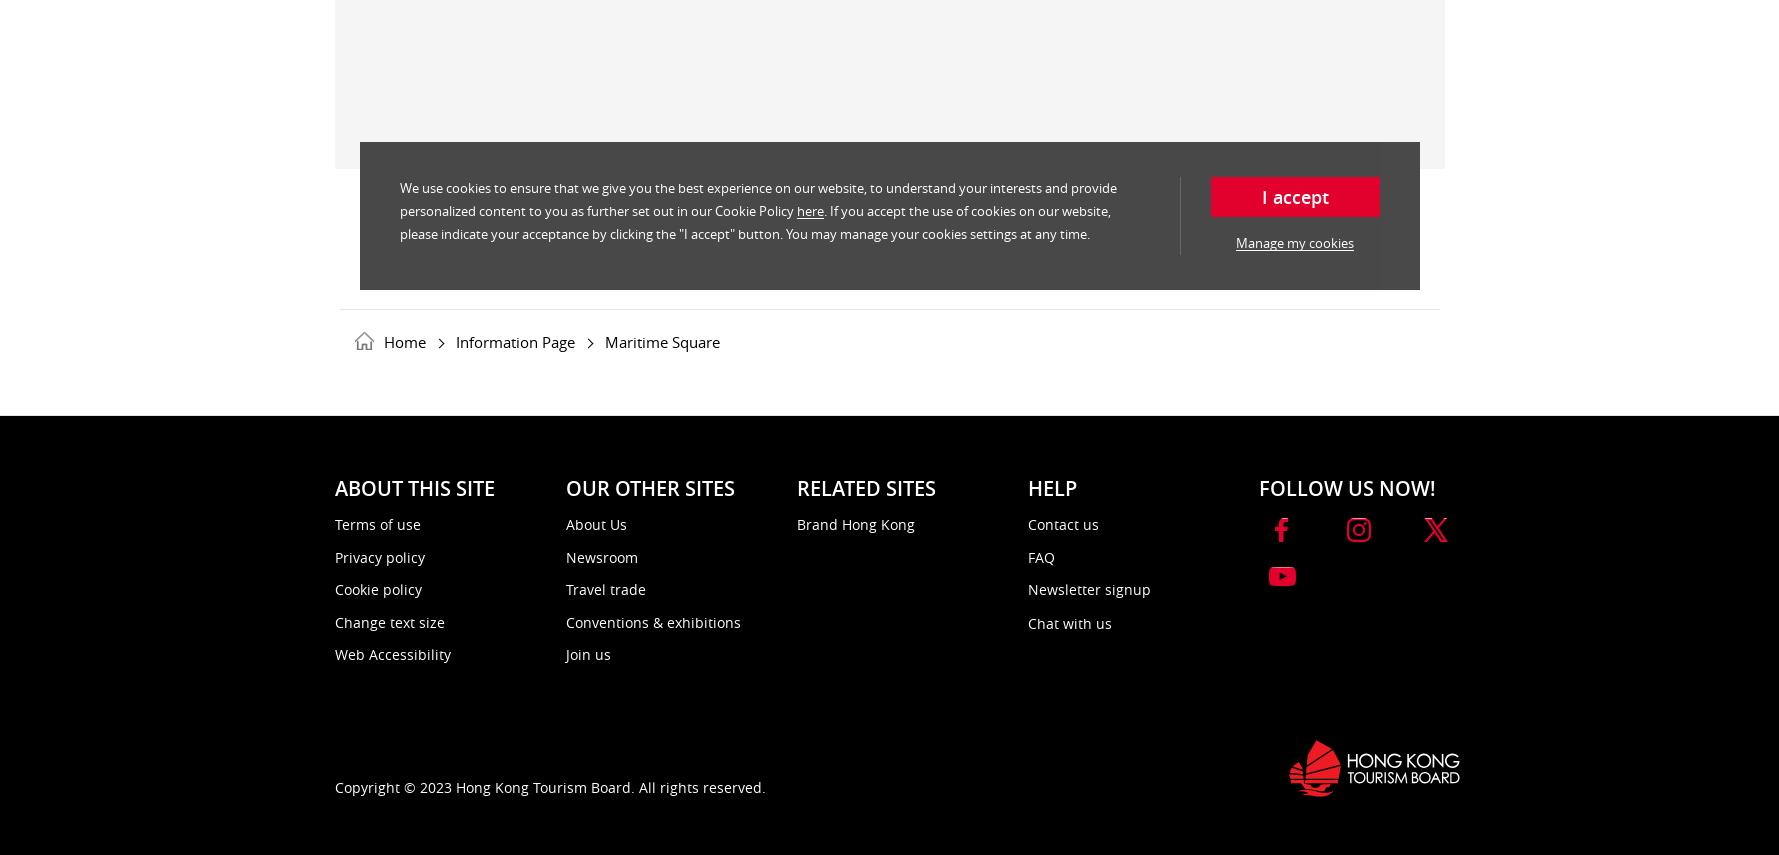 The height and width of the screenshot is (855, 1779). Describe the element at coordinates (377, 556) in the screenshot. I see `'Privacy policy'` at that location.